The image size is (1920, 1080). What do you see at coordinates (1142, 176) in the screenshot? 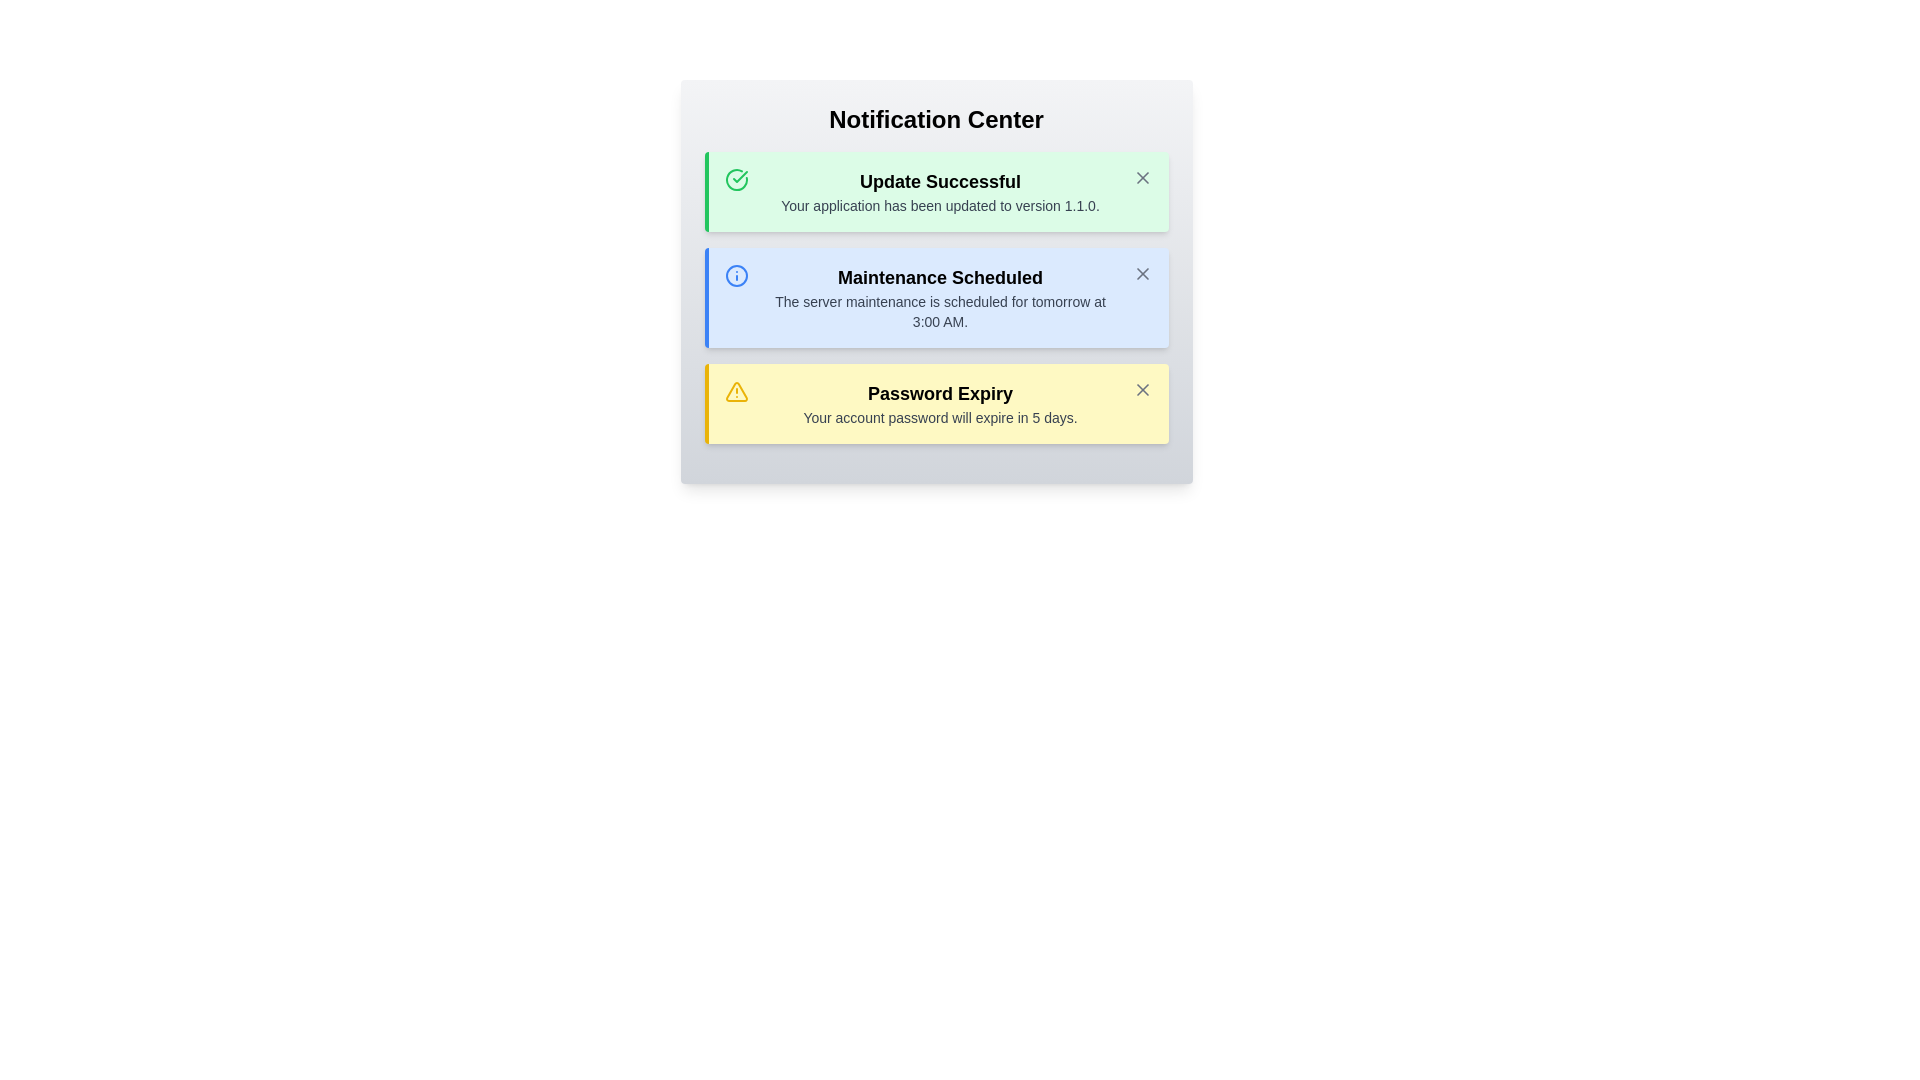
I see `the Dismiss button located at the top-right corner of the 'Update Successful' notification section` at bounding box center [1142, 176].